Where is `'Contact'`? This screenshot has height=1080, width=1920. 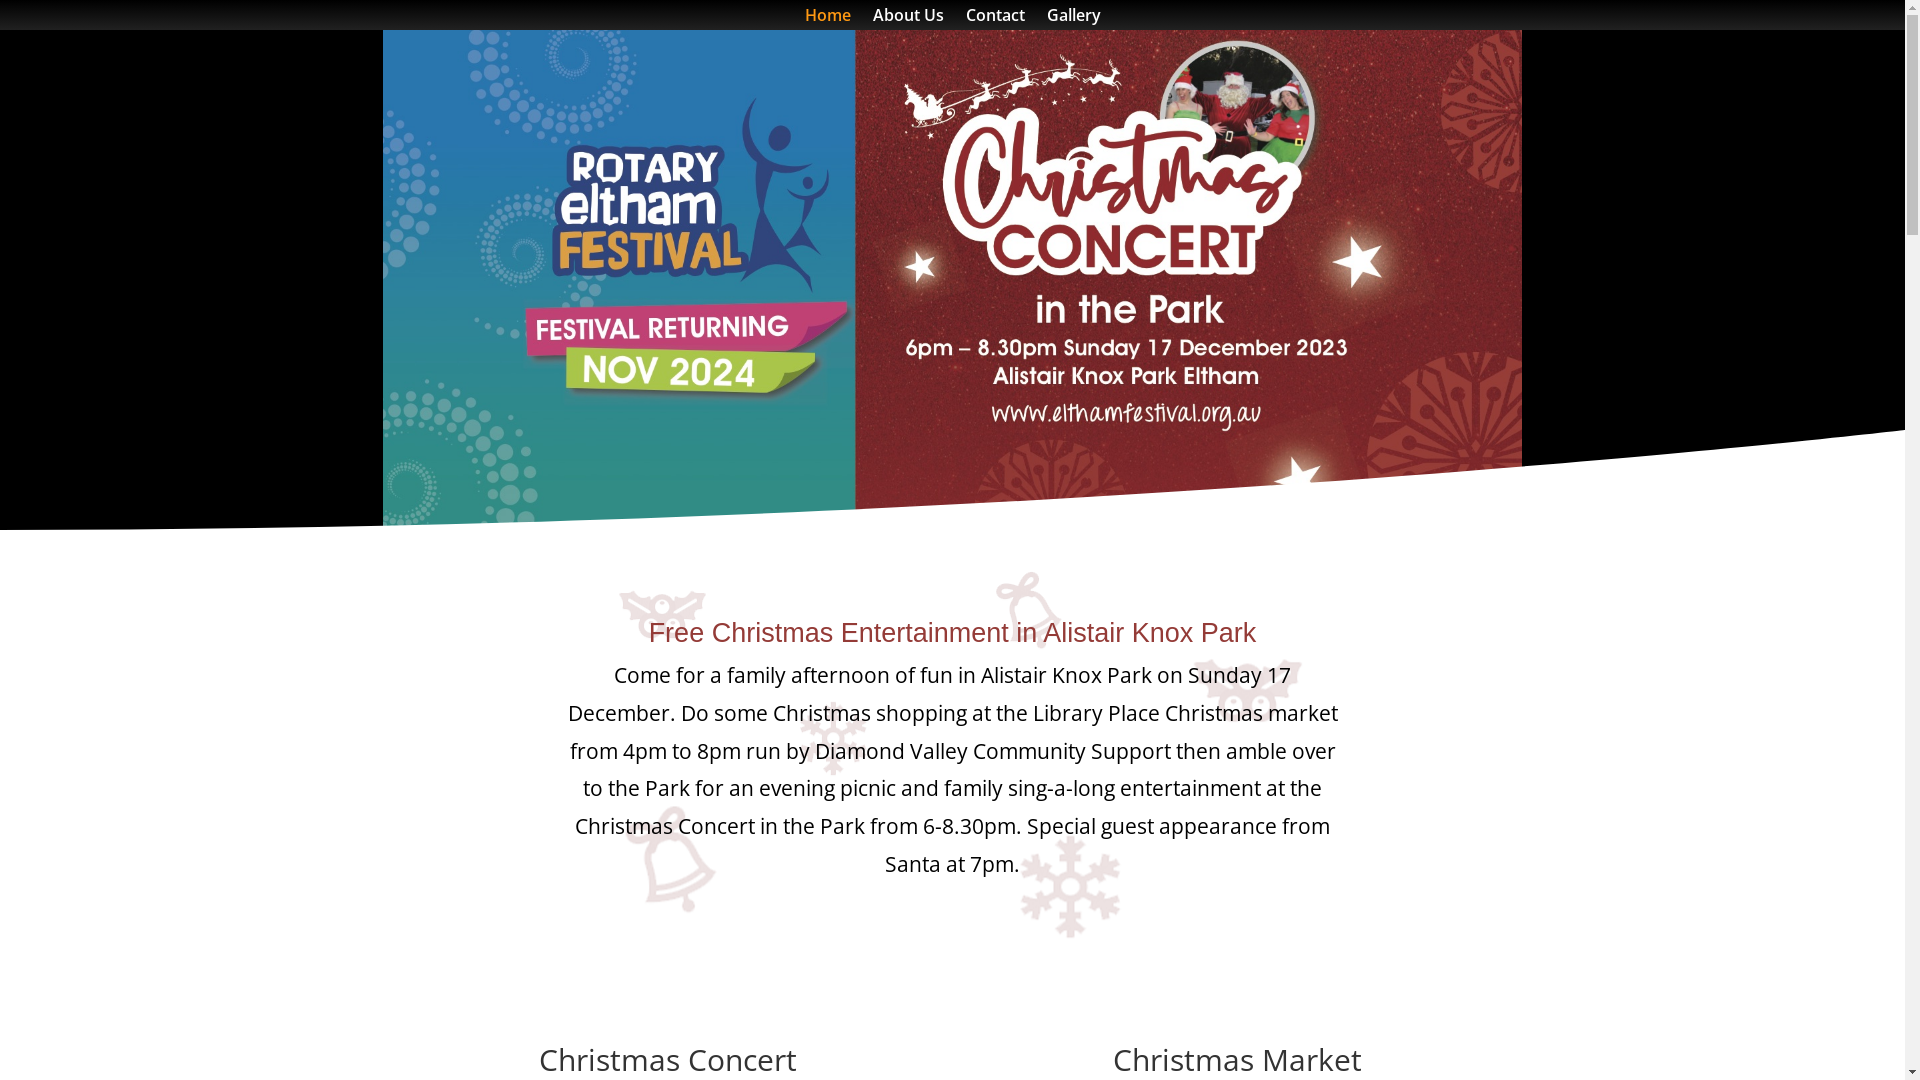 'Contact' is located at coordinates (995, 19).